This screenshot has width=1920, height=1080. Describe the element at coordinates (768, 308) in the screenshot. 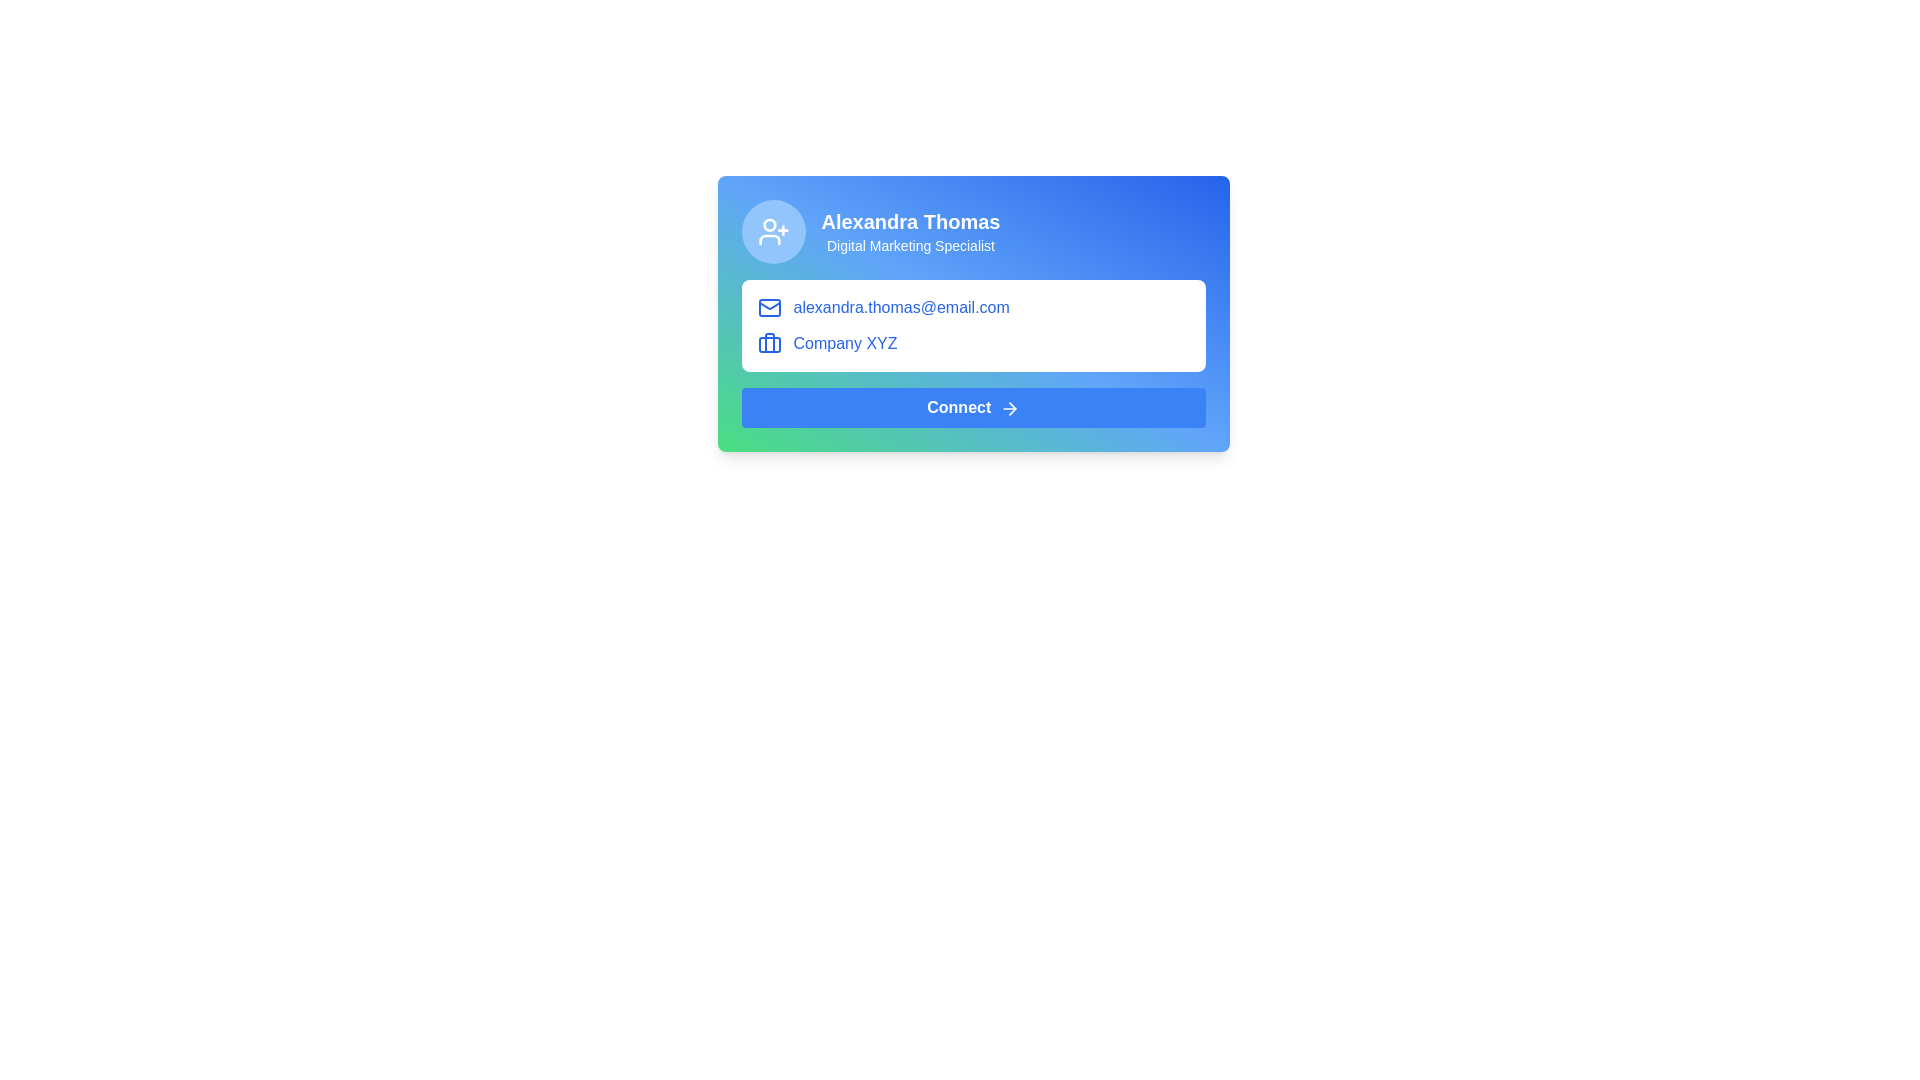

I see `the icon to the left of the email address field 'alexandra.thomas@email.com', which serves as a visual indicator for the email input` at that location.